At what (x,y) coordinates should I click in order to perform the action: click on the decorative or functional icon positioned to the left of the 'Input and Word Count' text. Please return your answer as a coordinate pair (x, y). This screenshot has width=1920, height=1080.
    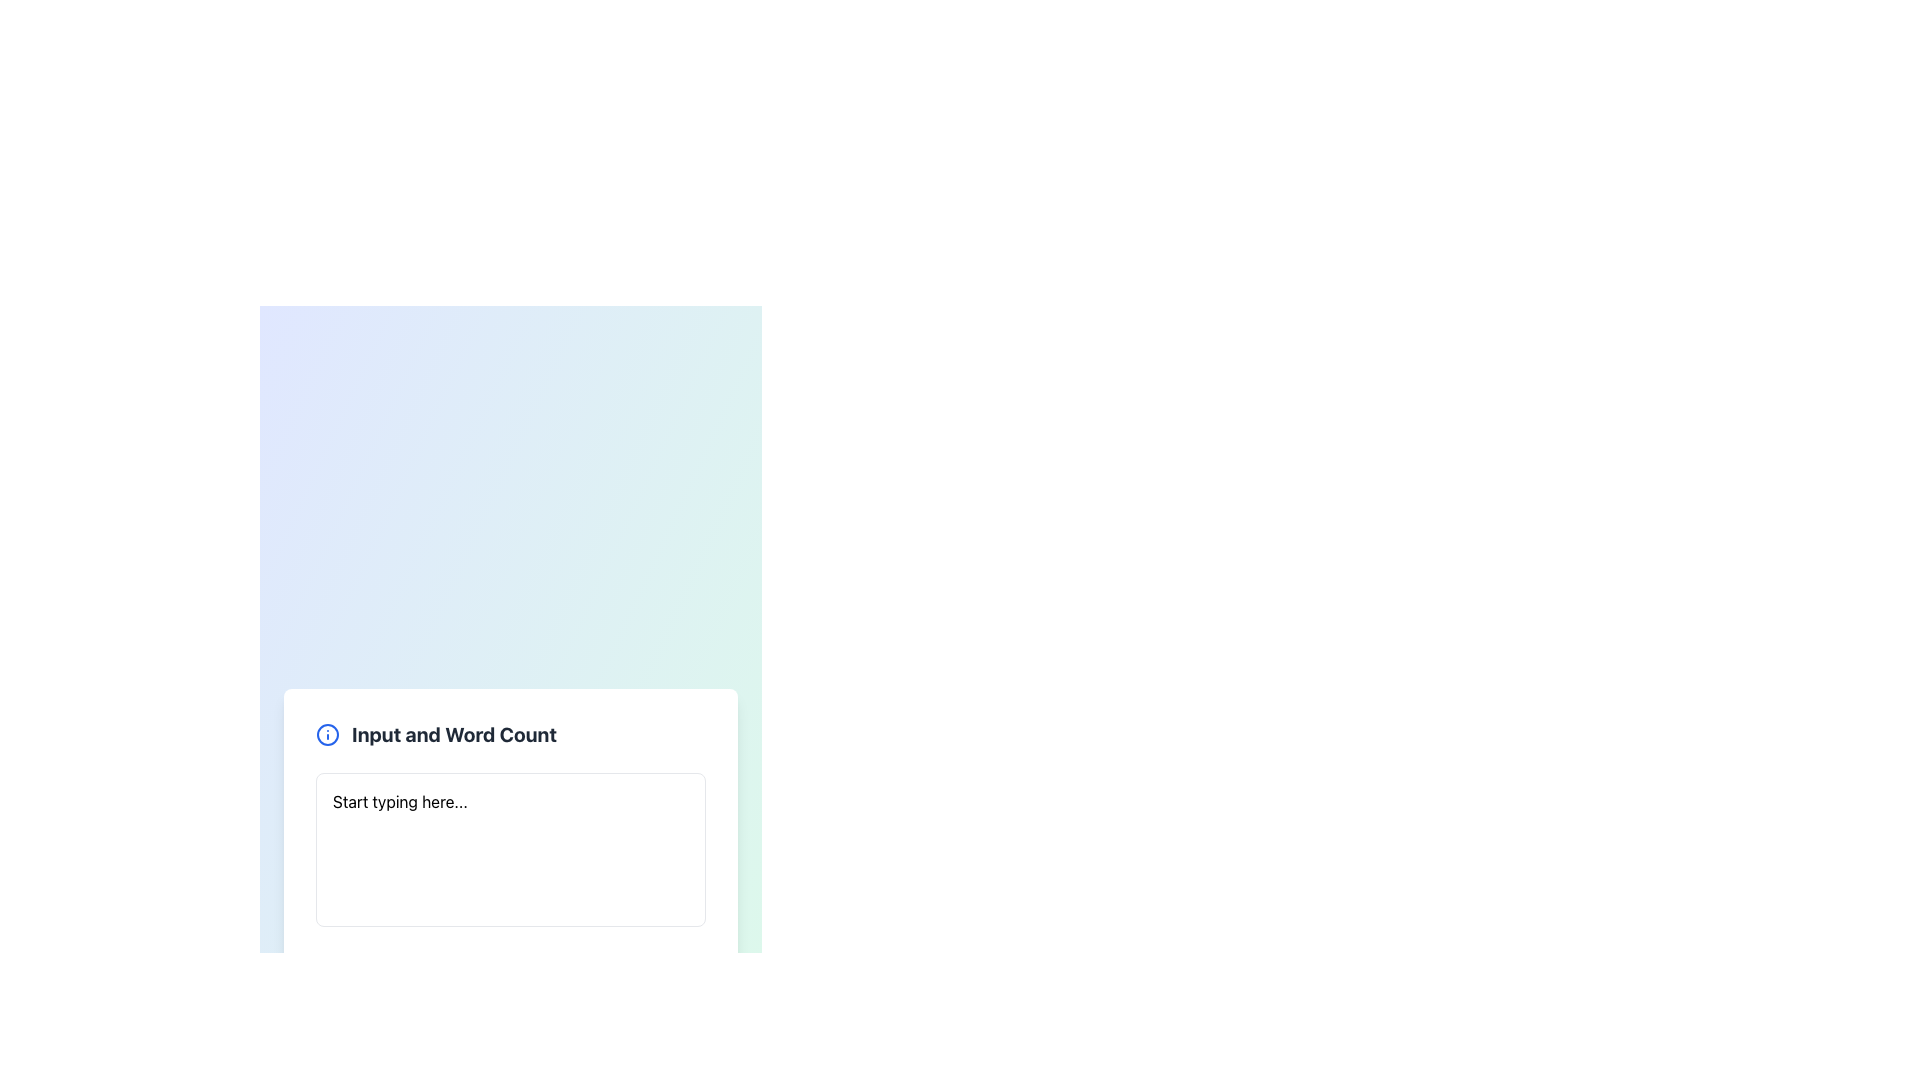
    Looking at the image, I should click on (327, 735).